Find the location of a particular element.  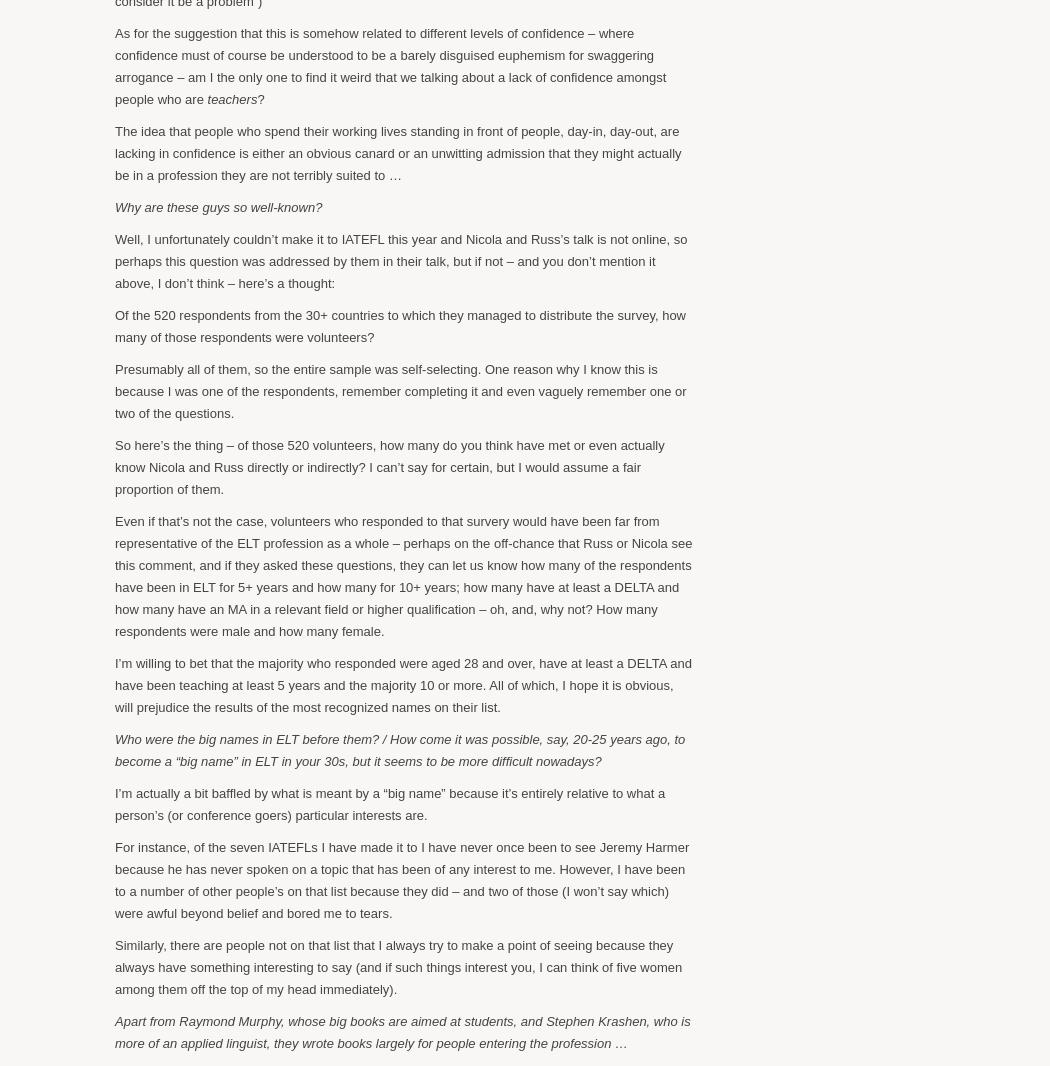

'As for the suggestion that this is somehow related to different levels of confidence – where confidence must of course be understood to be a barely disguised euphemism for swaggering arrogance – am I the only one to find it weird that we talking about a lack of confidence amongst people who are' is located at coordinates (113, 64).